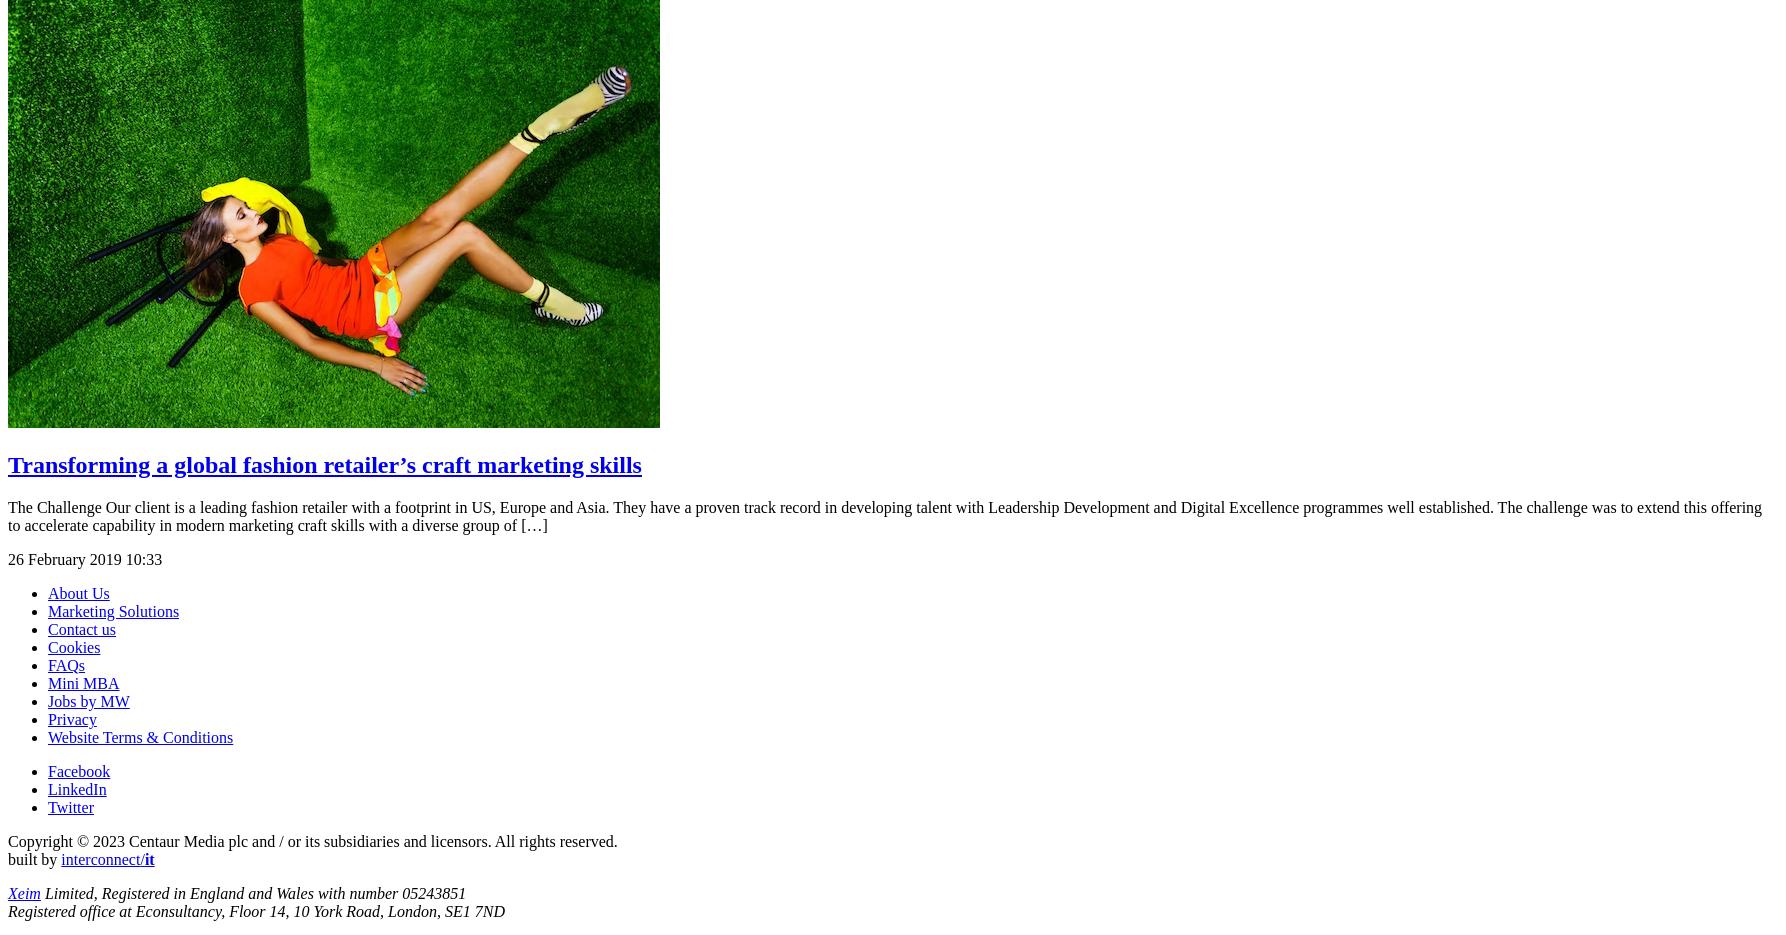  Describe the element at coordinates (76, 787) in the screenshot. I see `'LinkedIn'` at that location.